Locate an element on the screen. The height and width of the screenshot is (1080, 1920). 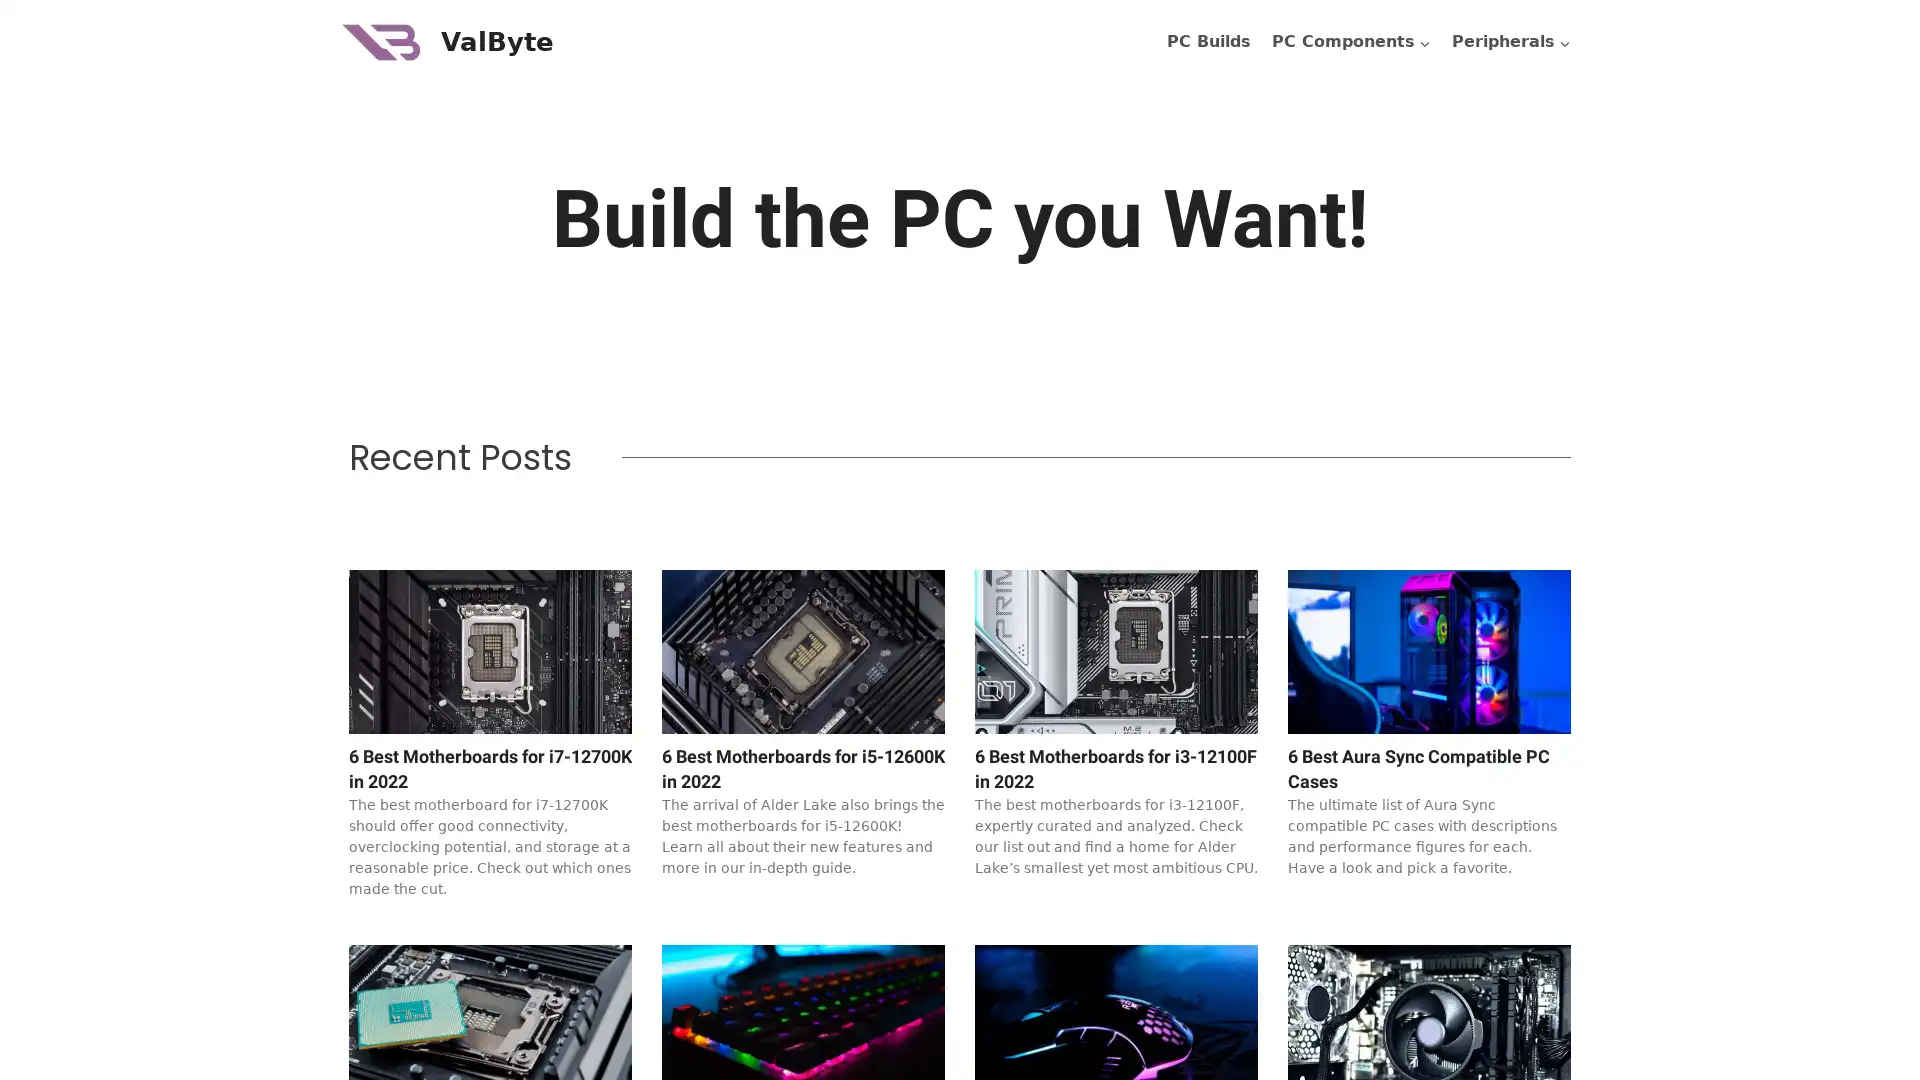
Expand child menu is located at coordinates (1511, 42).